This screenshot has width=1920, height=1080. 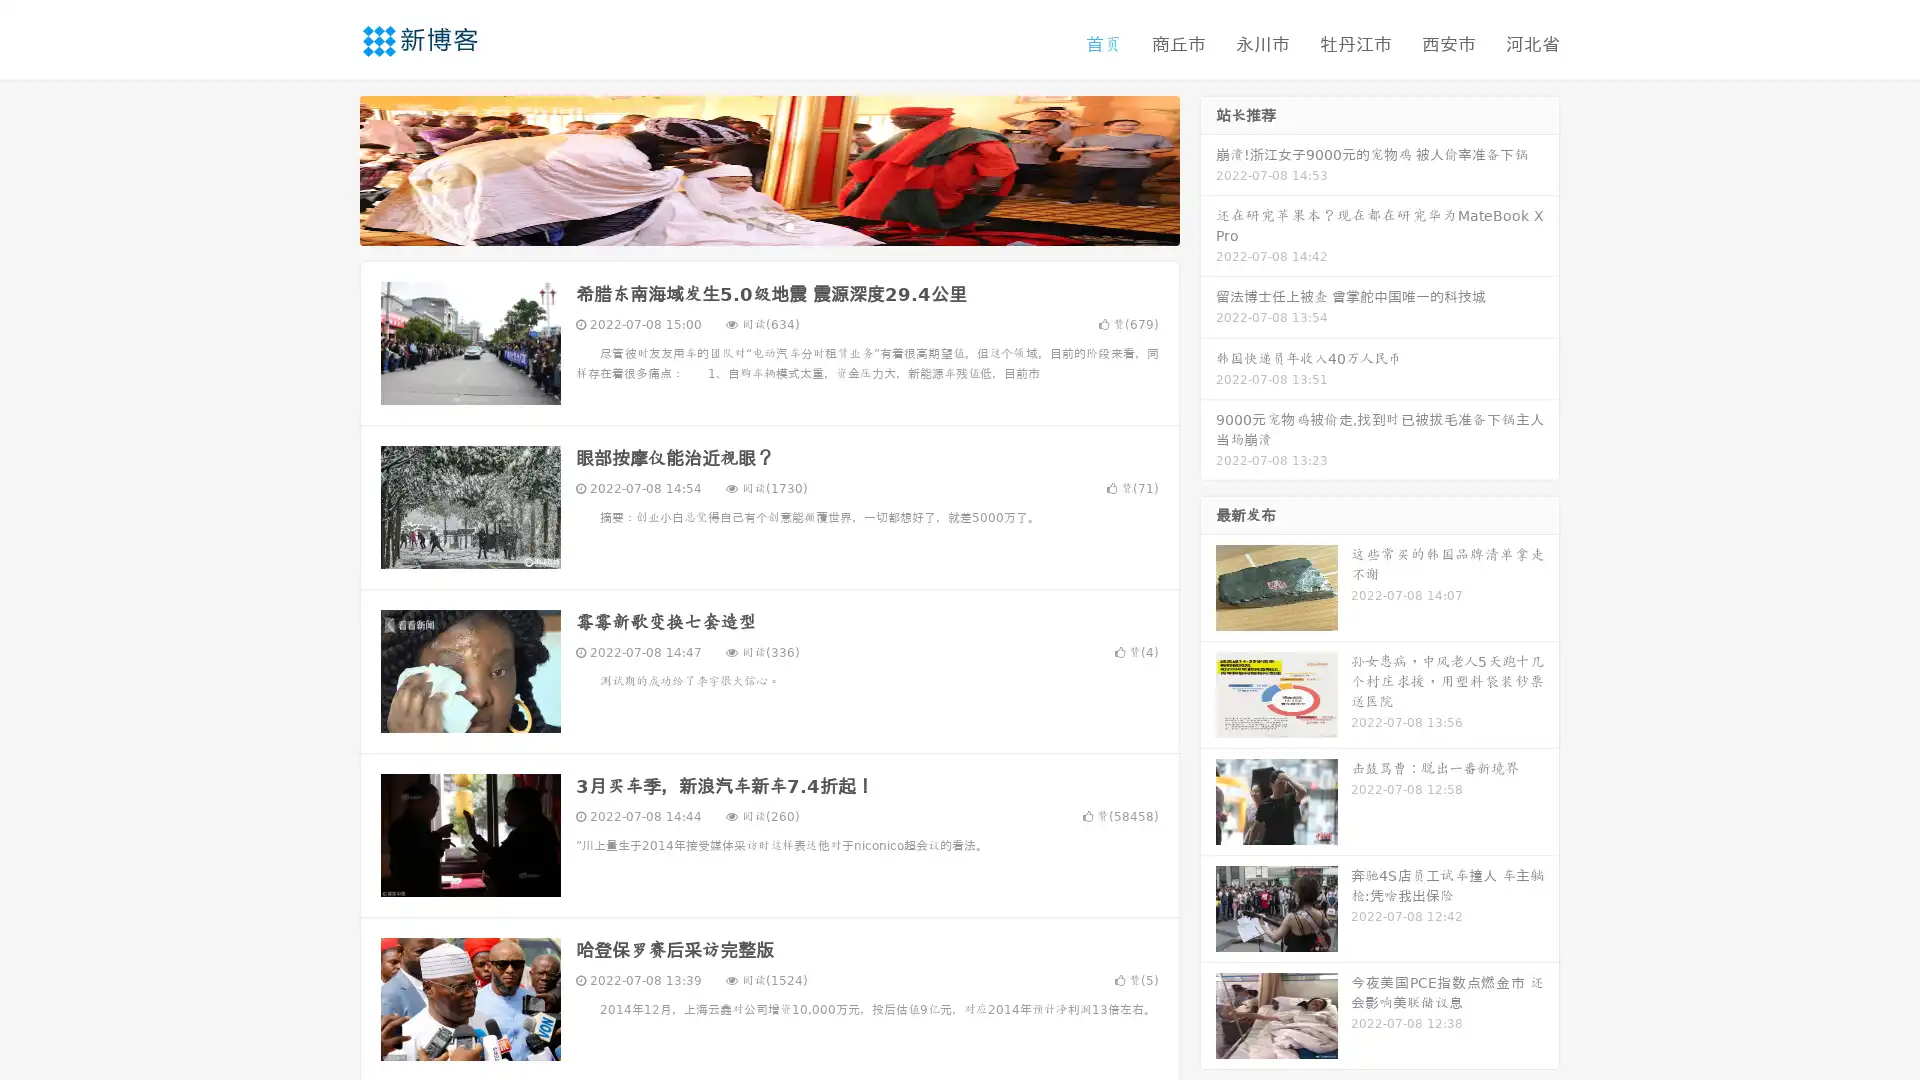 I want to click on Go to slide 2, so click(x=768, y=225).